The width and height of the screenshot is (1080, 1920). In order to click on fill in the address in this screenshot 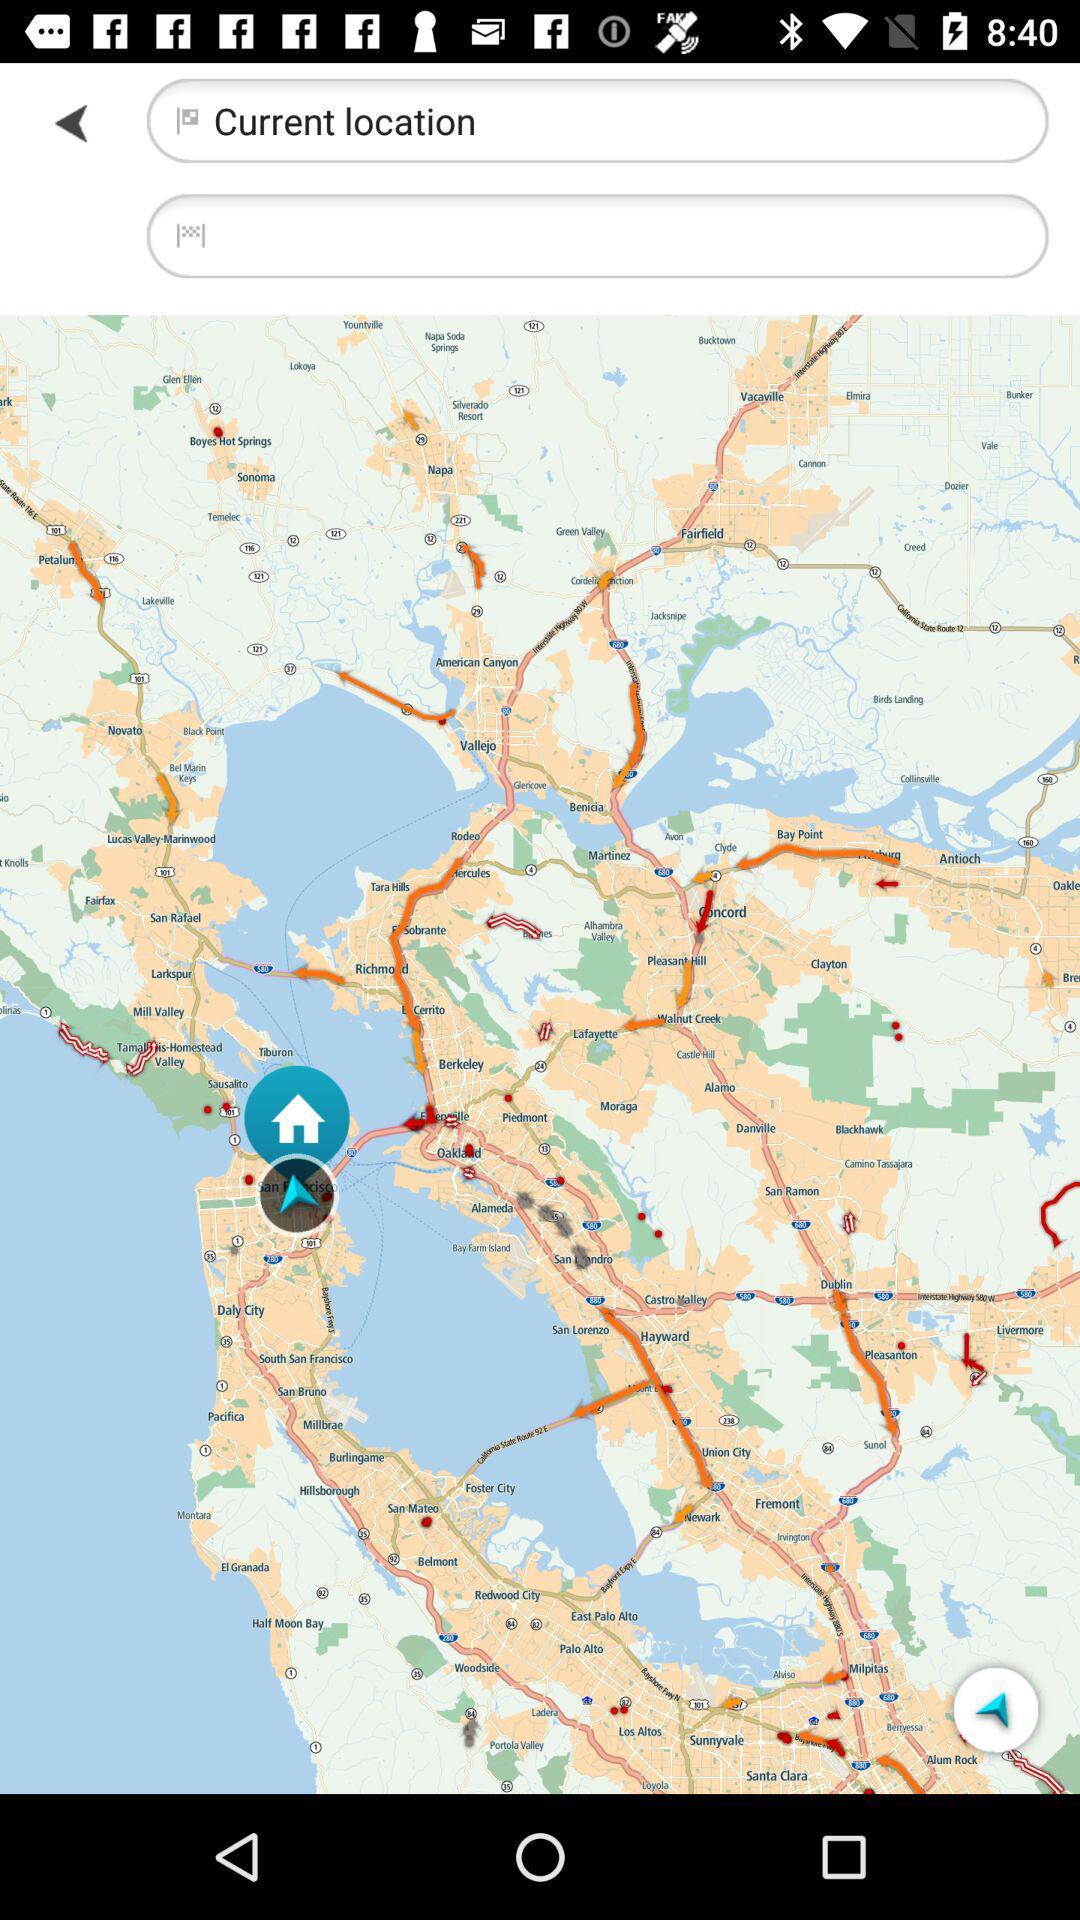, I will do `click(596, 236)`.